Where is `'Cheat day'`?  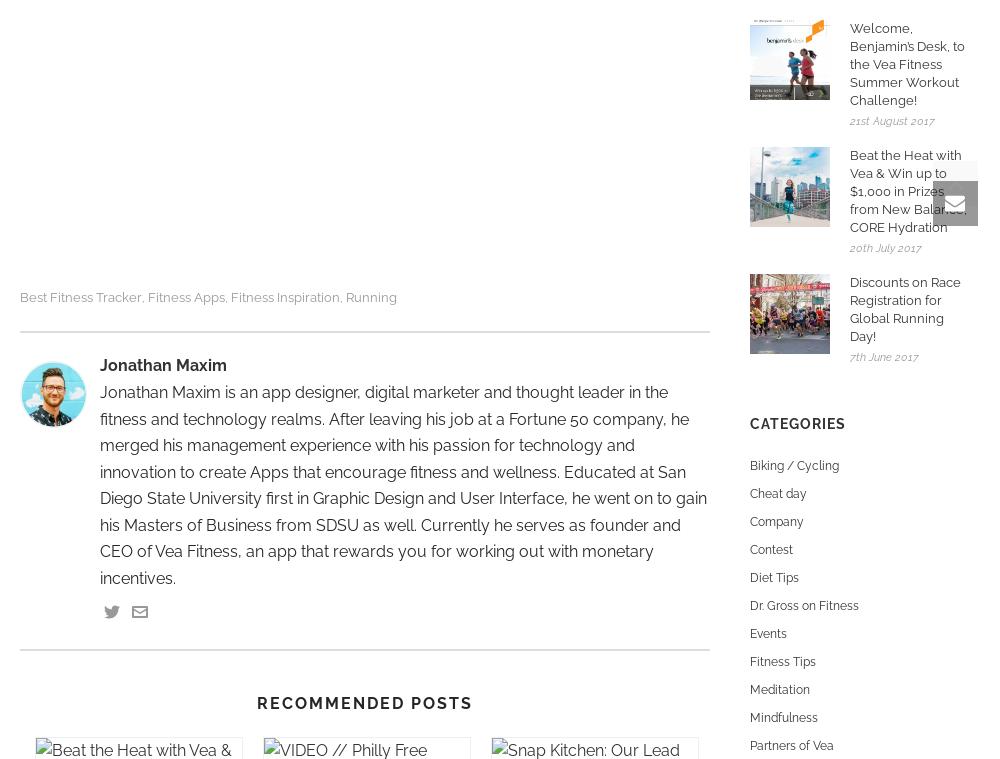 'Cheat day' is located at coordinates (778, 494).